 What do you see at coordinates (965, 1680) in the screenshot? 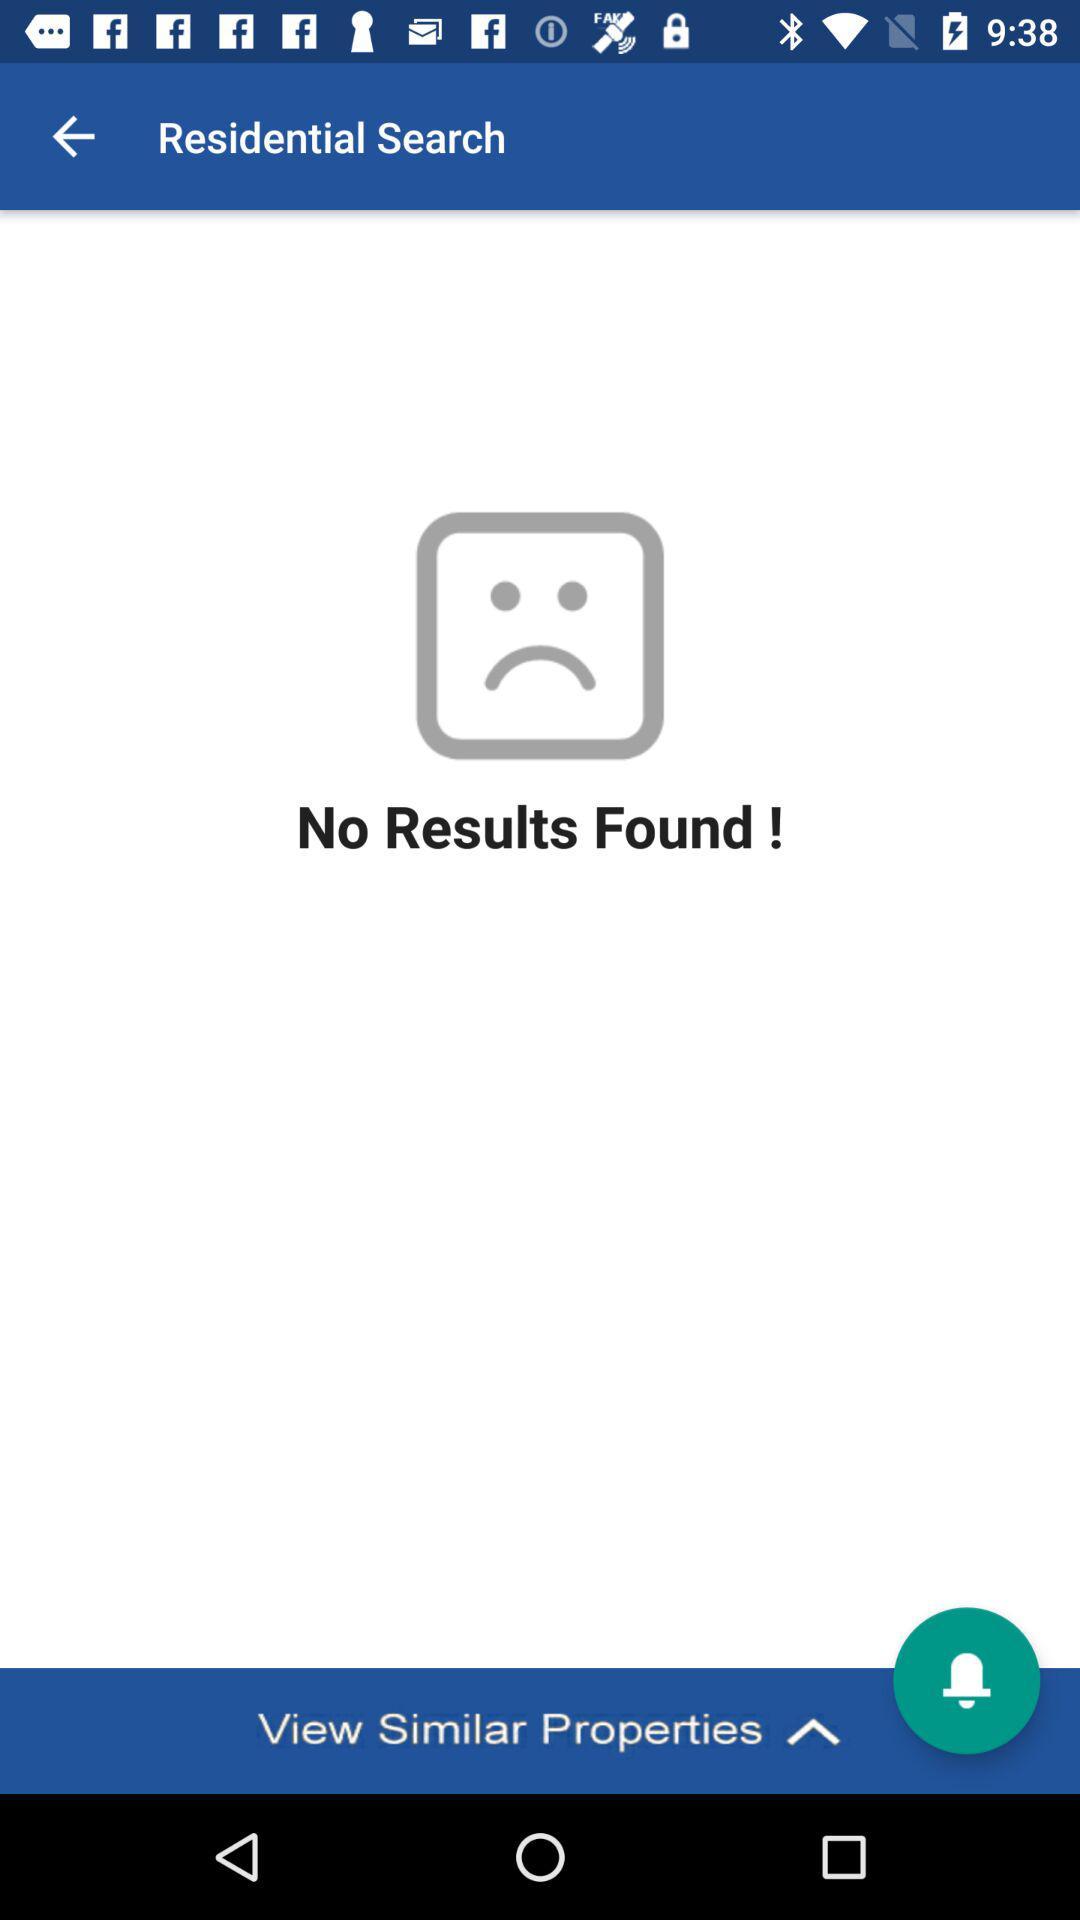
I see `the notifications icon` at bounding box center [965, 1680].